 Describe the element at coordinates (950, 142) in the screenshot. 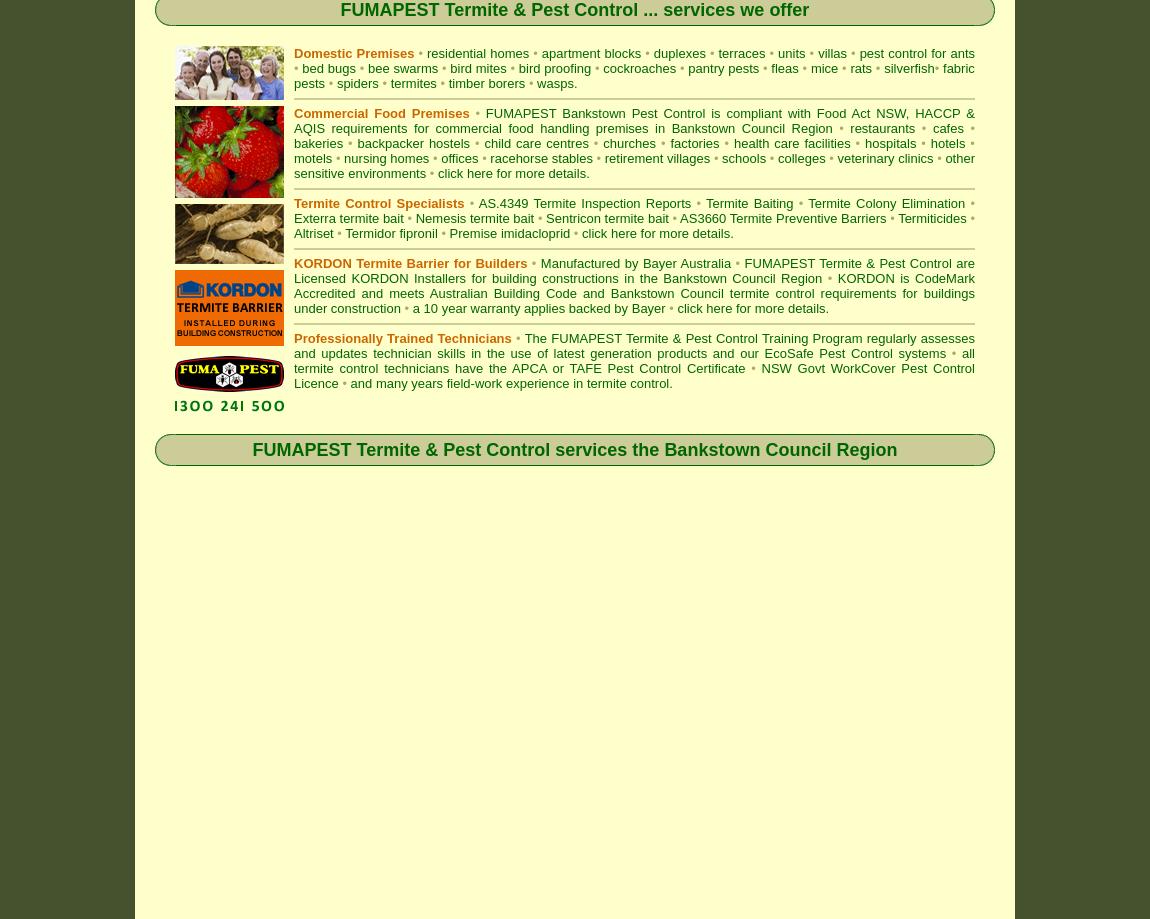

I see `'hotels'` at that location.